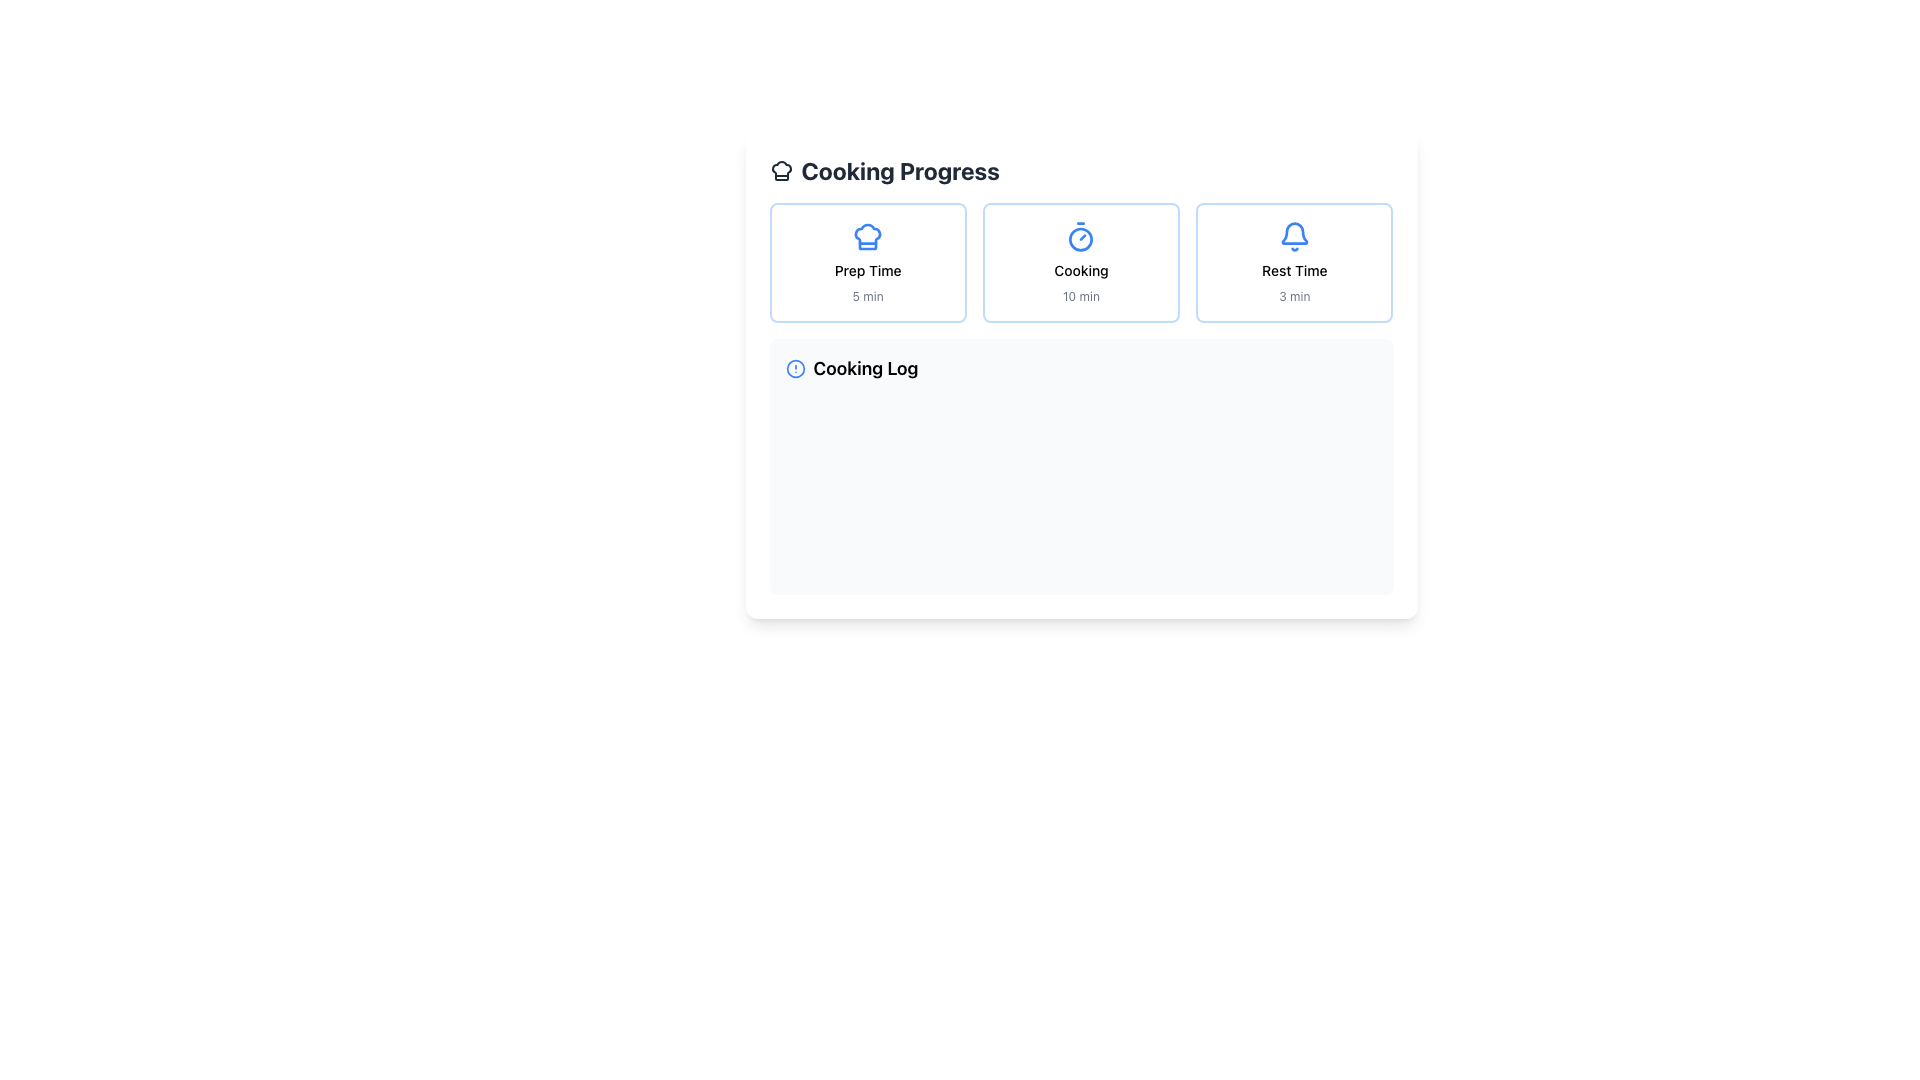 The height and width of the screenshot is (1080, 1920). Describe the element at coordinates (868, 235) in the screenshot. I see `the chef hat icon element located at the center-top of the 'Prep Time' card` at that location.